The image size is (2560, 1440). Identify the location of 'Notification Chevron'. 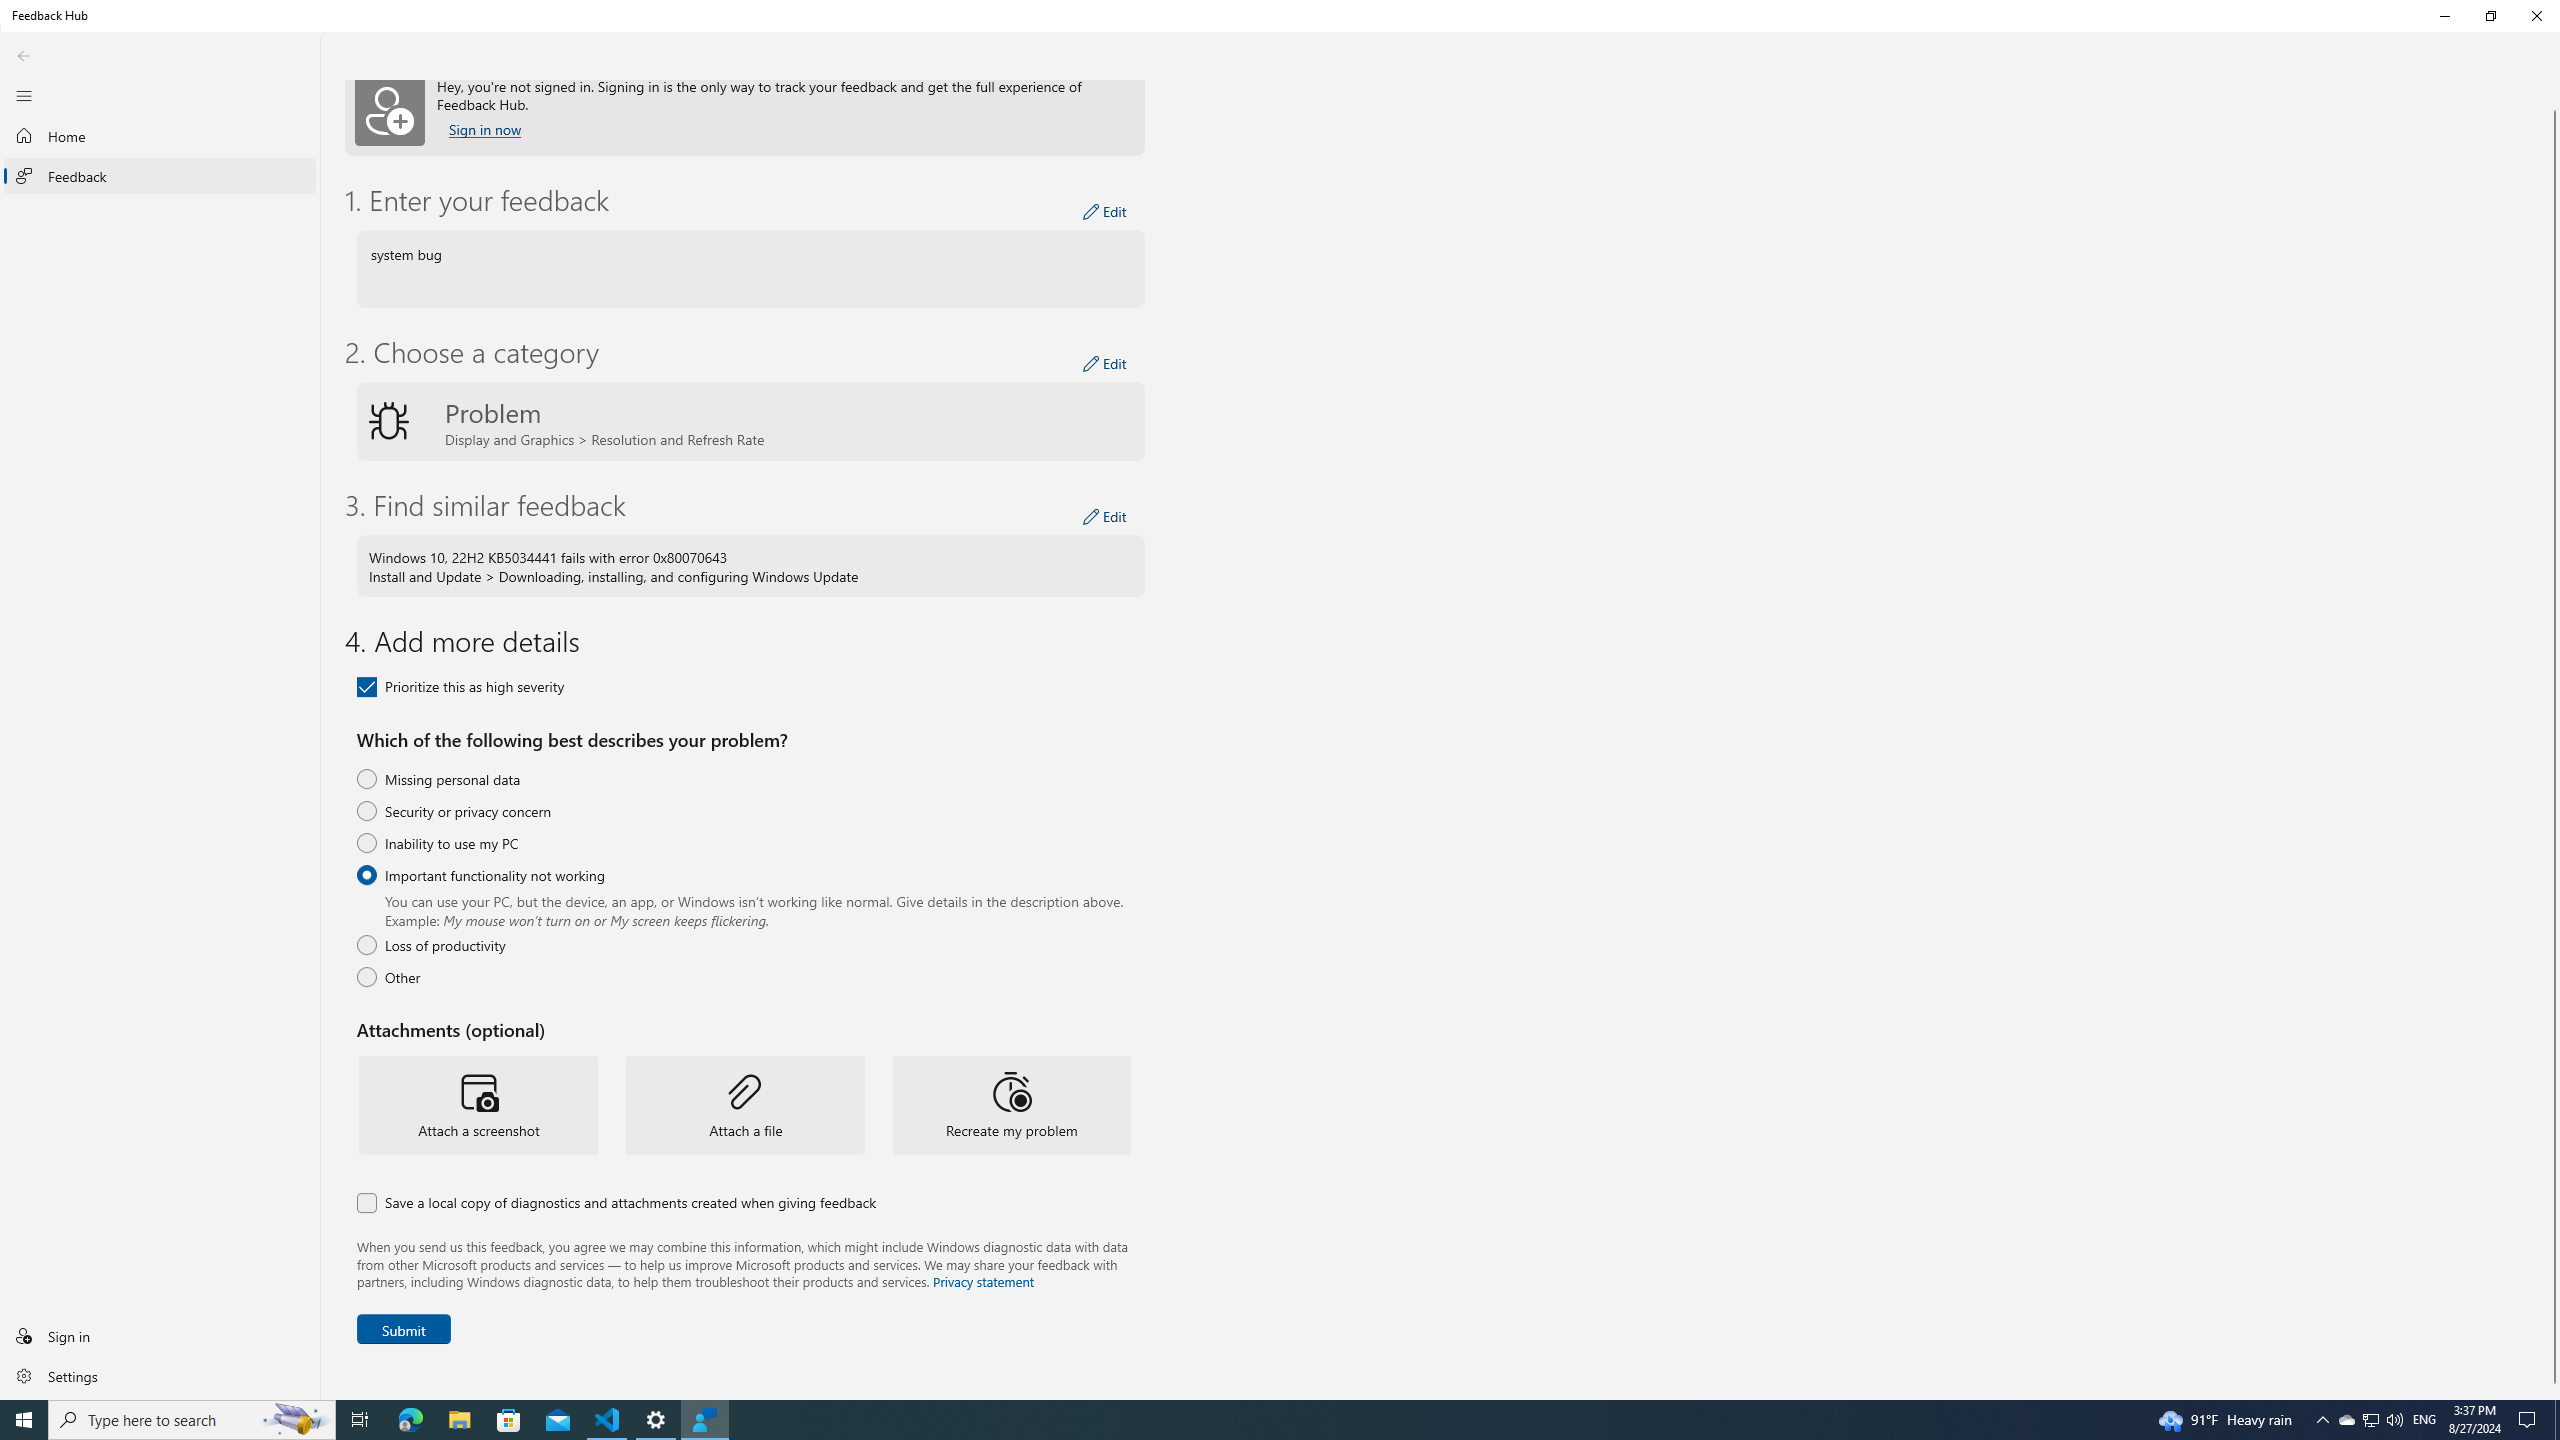
(2323, 1418).